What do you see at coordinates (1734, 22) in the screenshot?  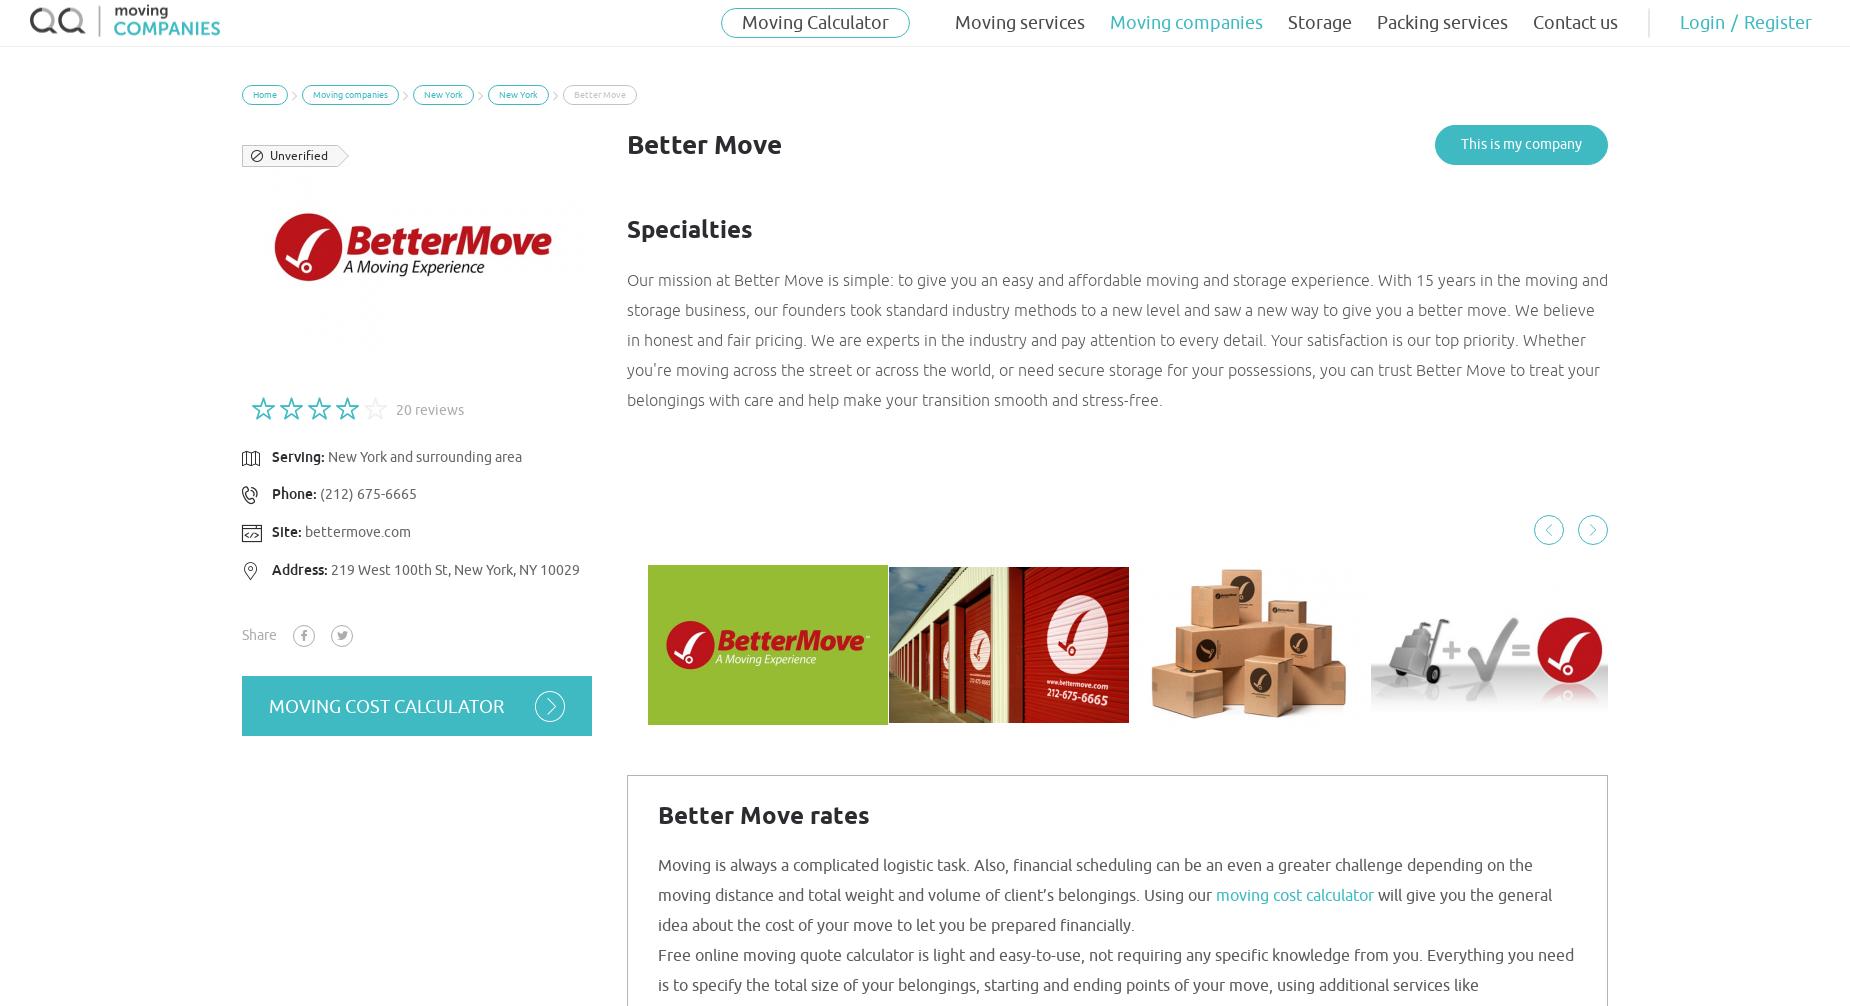 I see `'/'` at bounding box center [1734, 22].